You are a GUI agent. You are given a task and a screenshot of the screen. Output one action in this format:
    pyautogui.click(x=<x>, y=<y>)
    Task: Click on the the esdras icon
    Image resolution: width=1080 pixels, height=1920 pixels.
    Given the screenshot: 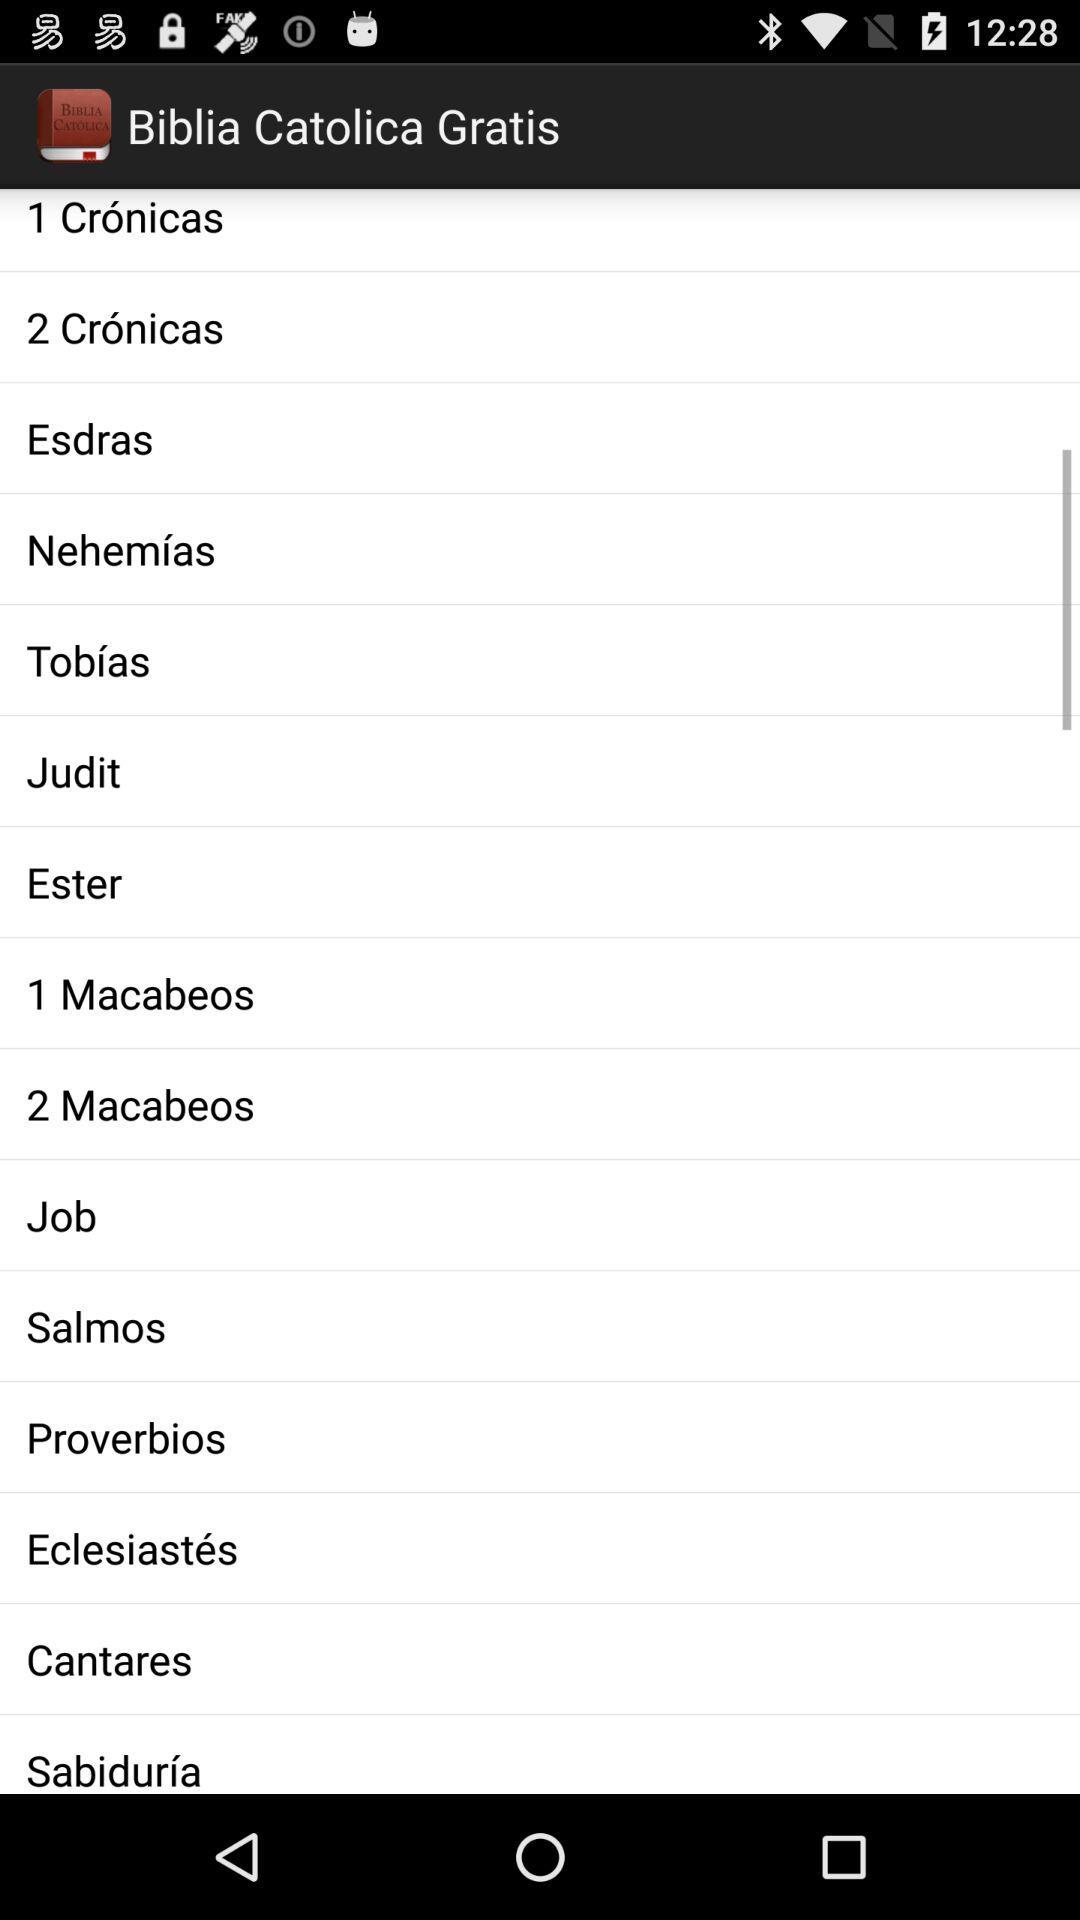 What is the action you would take?
    pyautogui.click(x=540, y=436)
    